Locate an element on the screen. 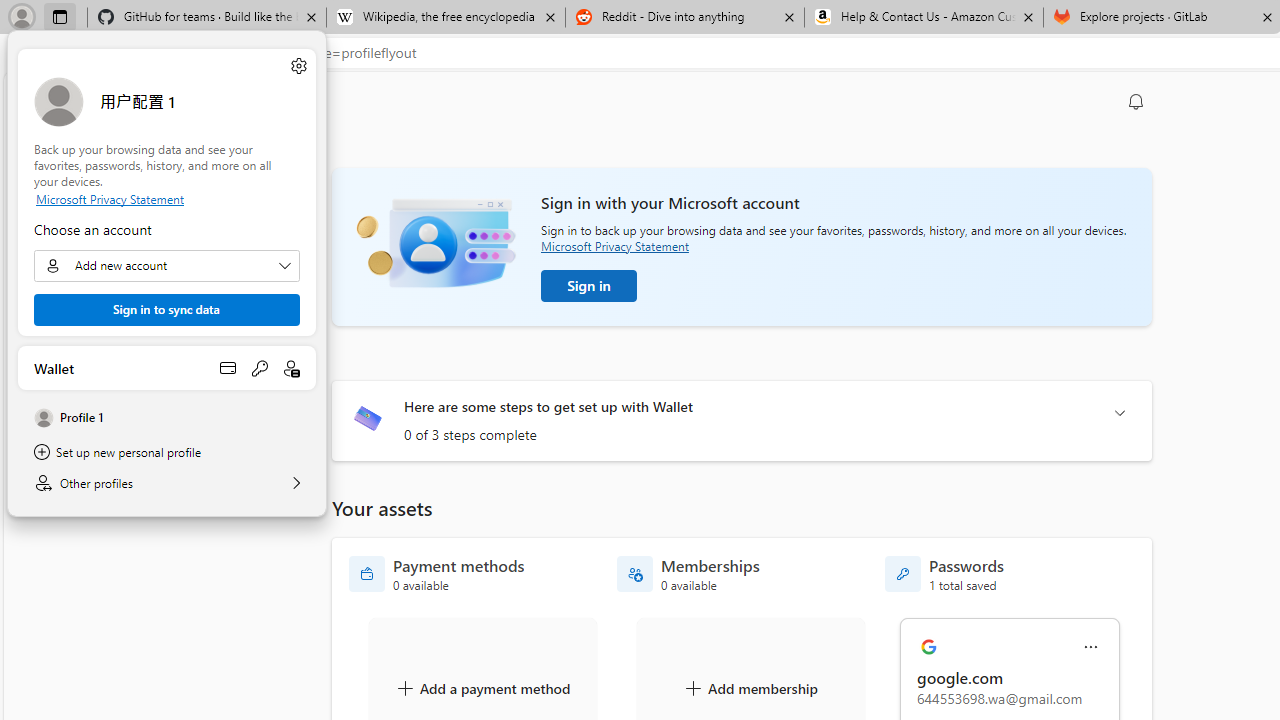 This screenshot has width=1280, height=720. 'Set up new personal profile' is located at coordinates (167, 452).